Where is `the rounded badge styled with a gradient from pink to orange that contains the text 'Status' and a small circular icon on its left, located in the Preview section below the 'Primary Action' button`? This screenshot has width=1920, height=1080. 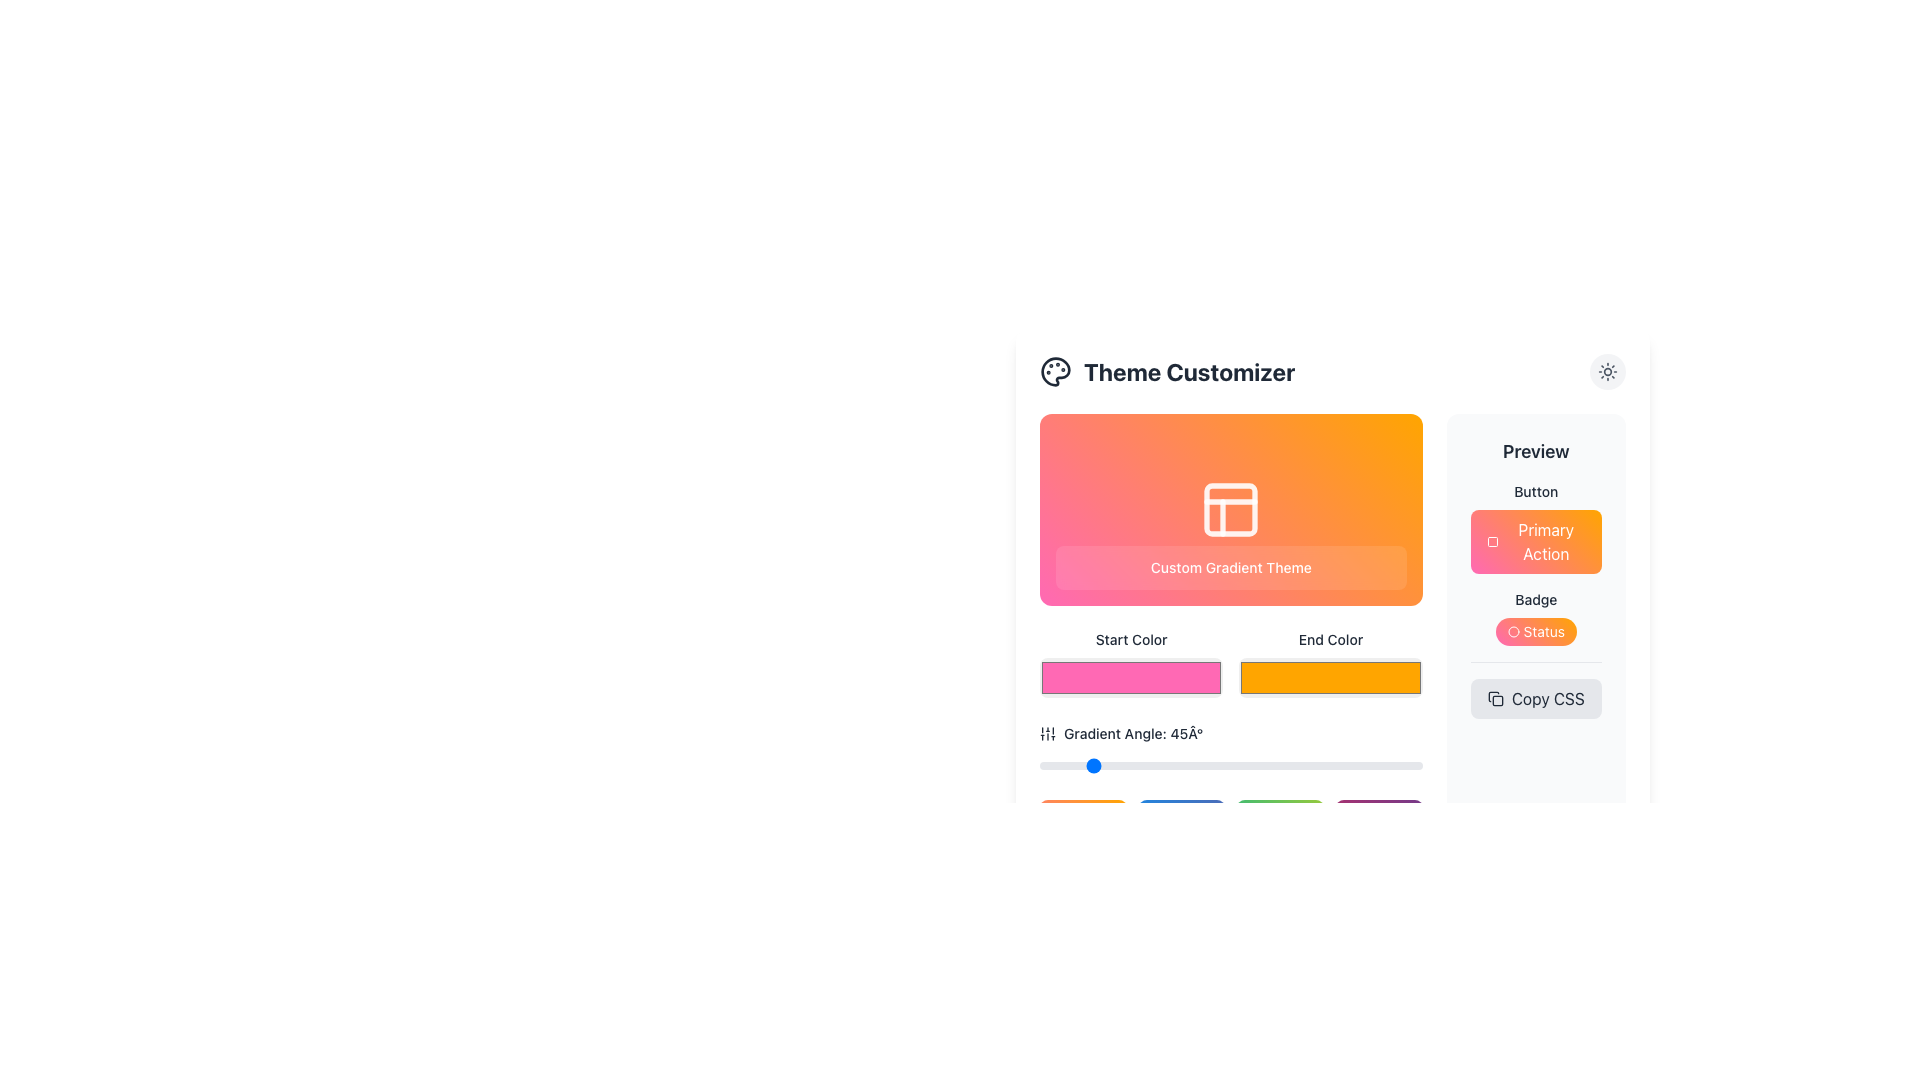 the rounded badge styled with a gradient from pink to orange that contains the text 'Status' and a small circular icon on its left, located in the Preview section below the 'Primary Action' button is located at coordinates (1535, 616).